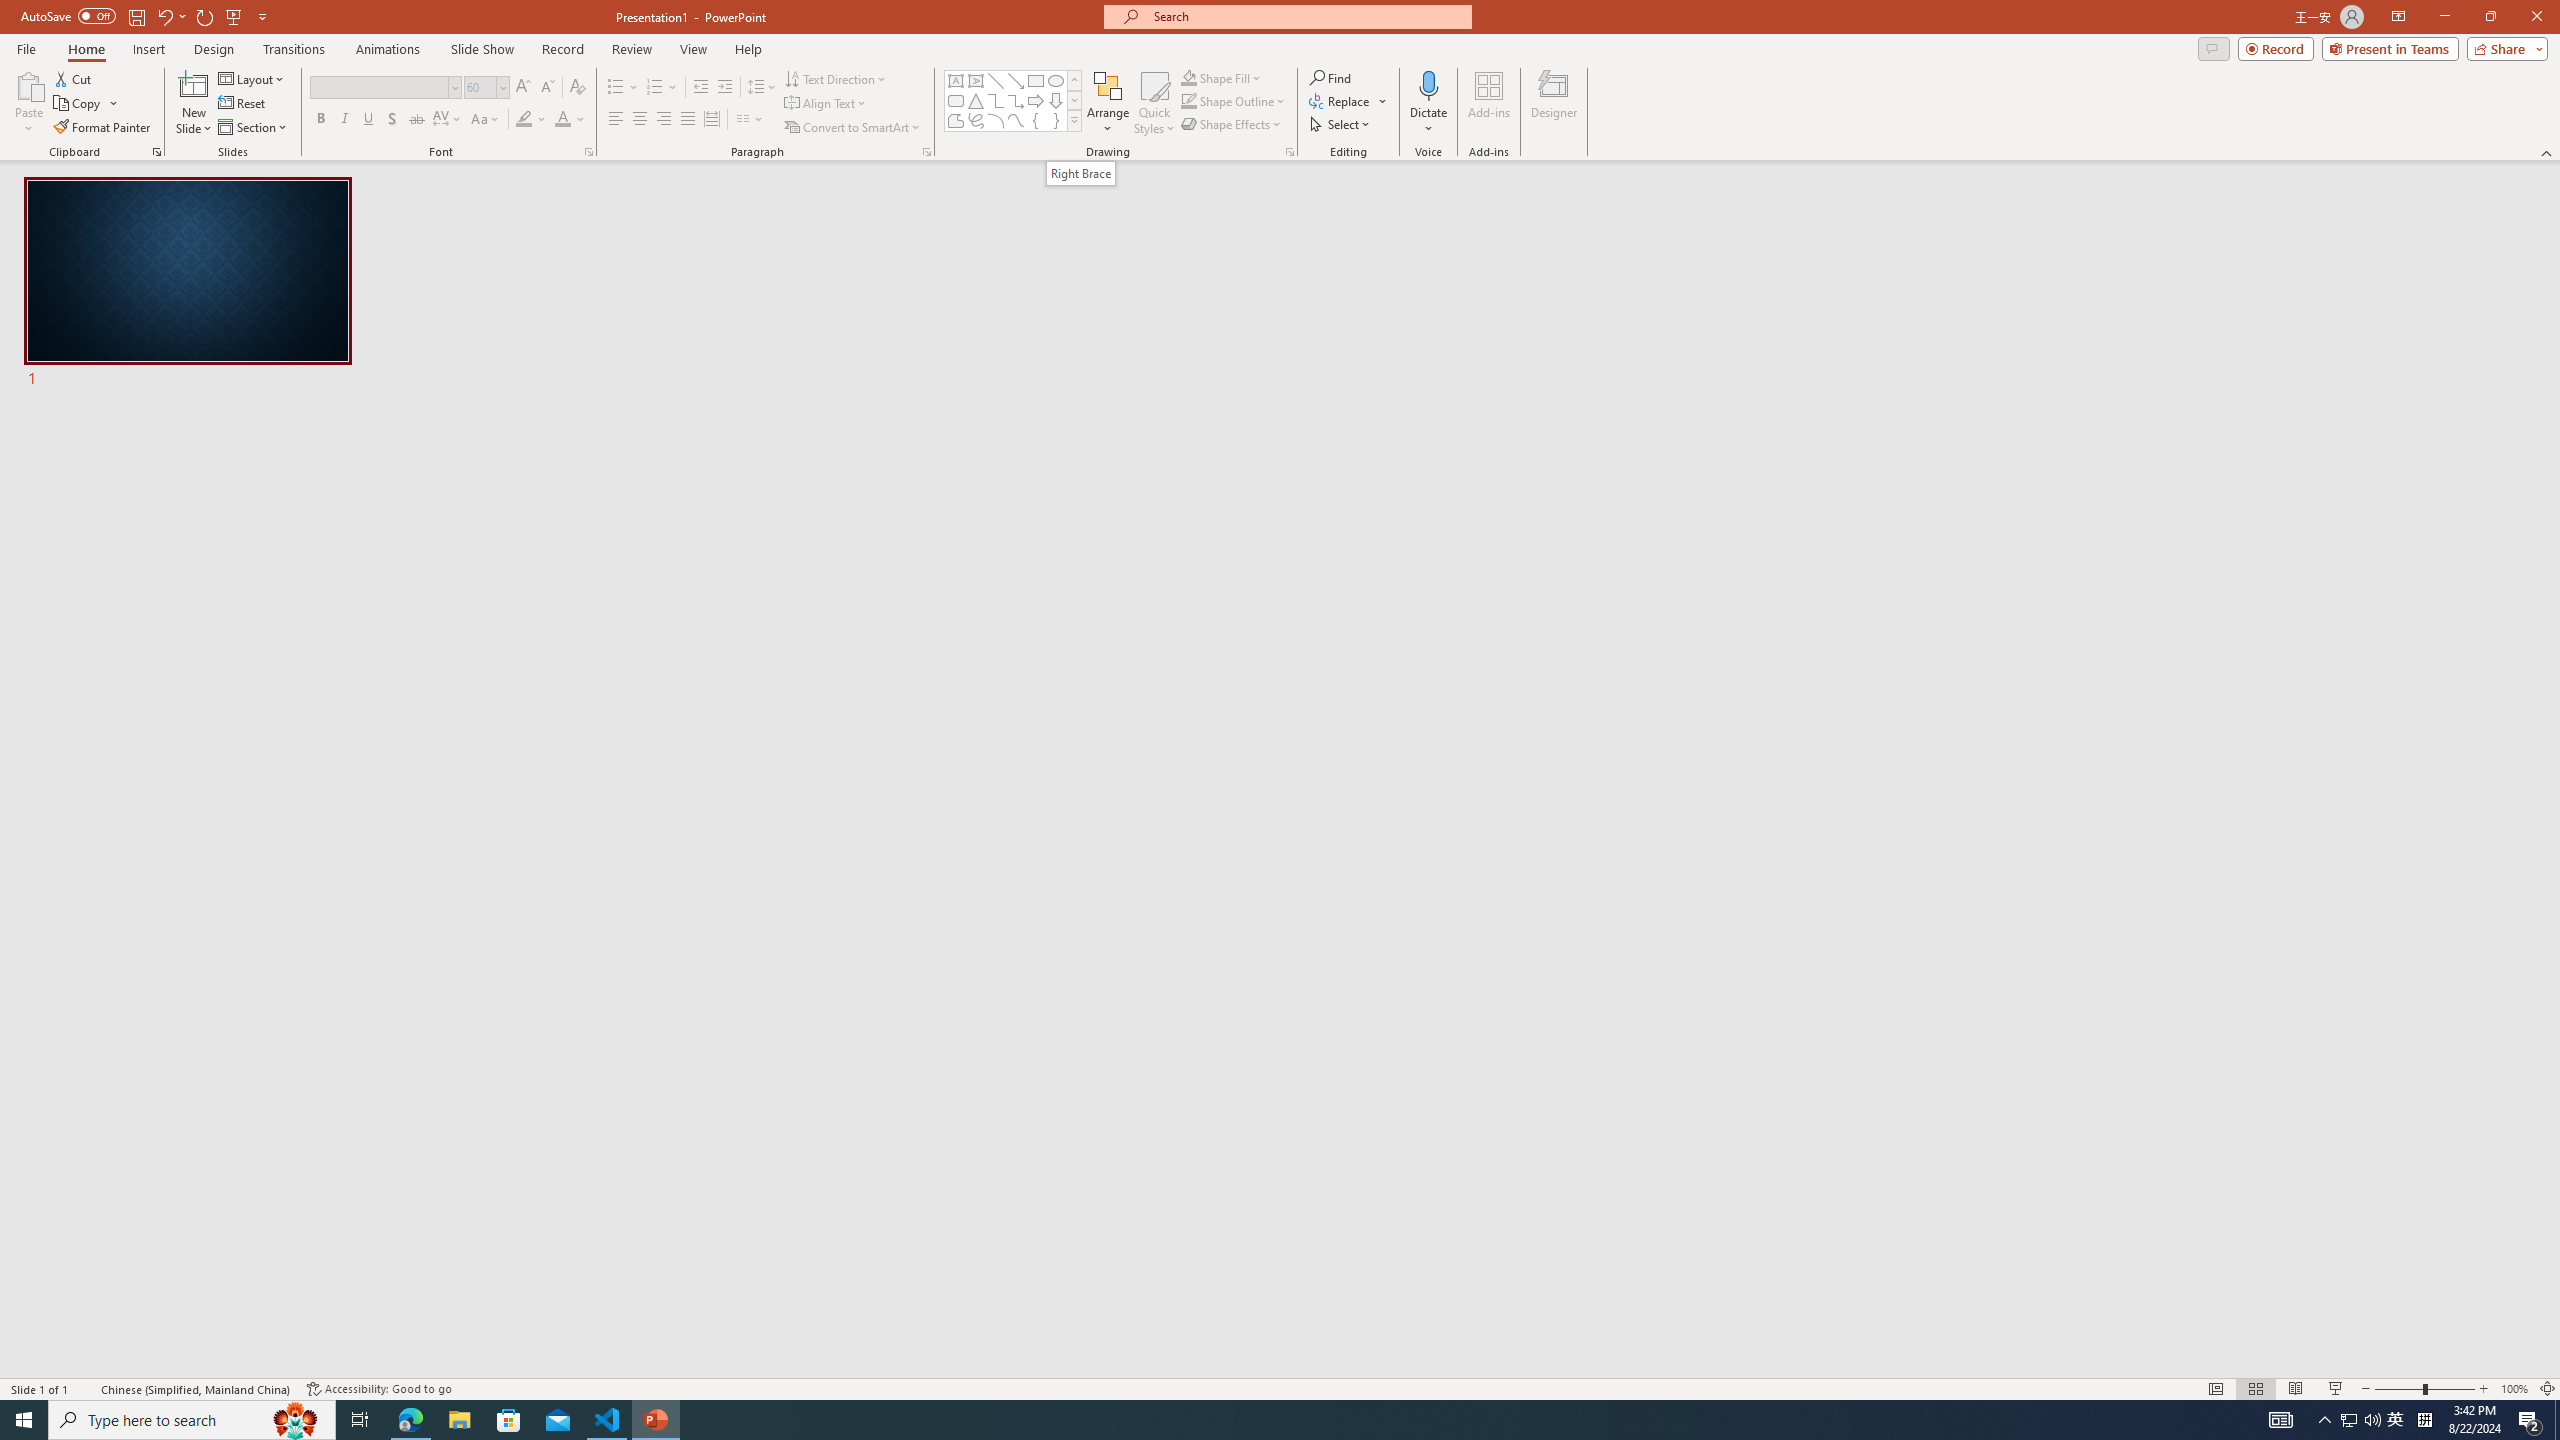 The height and width of the screenshot is (1440, 2560). I want to click on 'Accessibility Checker Accessibility: Good to go', so click(379, 1389).